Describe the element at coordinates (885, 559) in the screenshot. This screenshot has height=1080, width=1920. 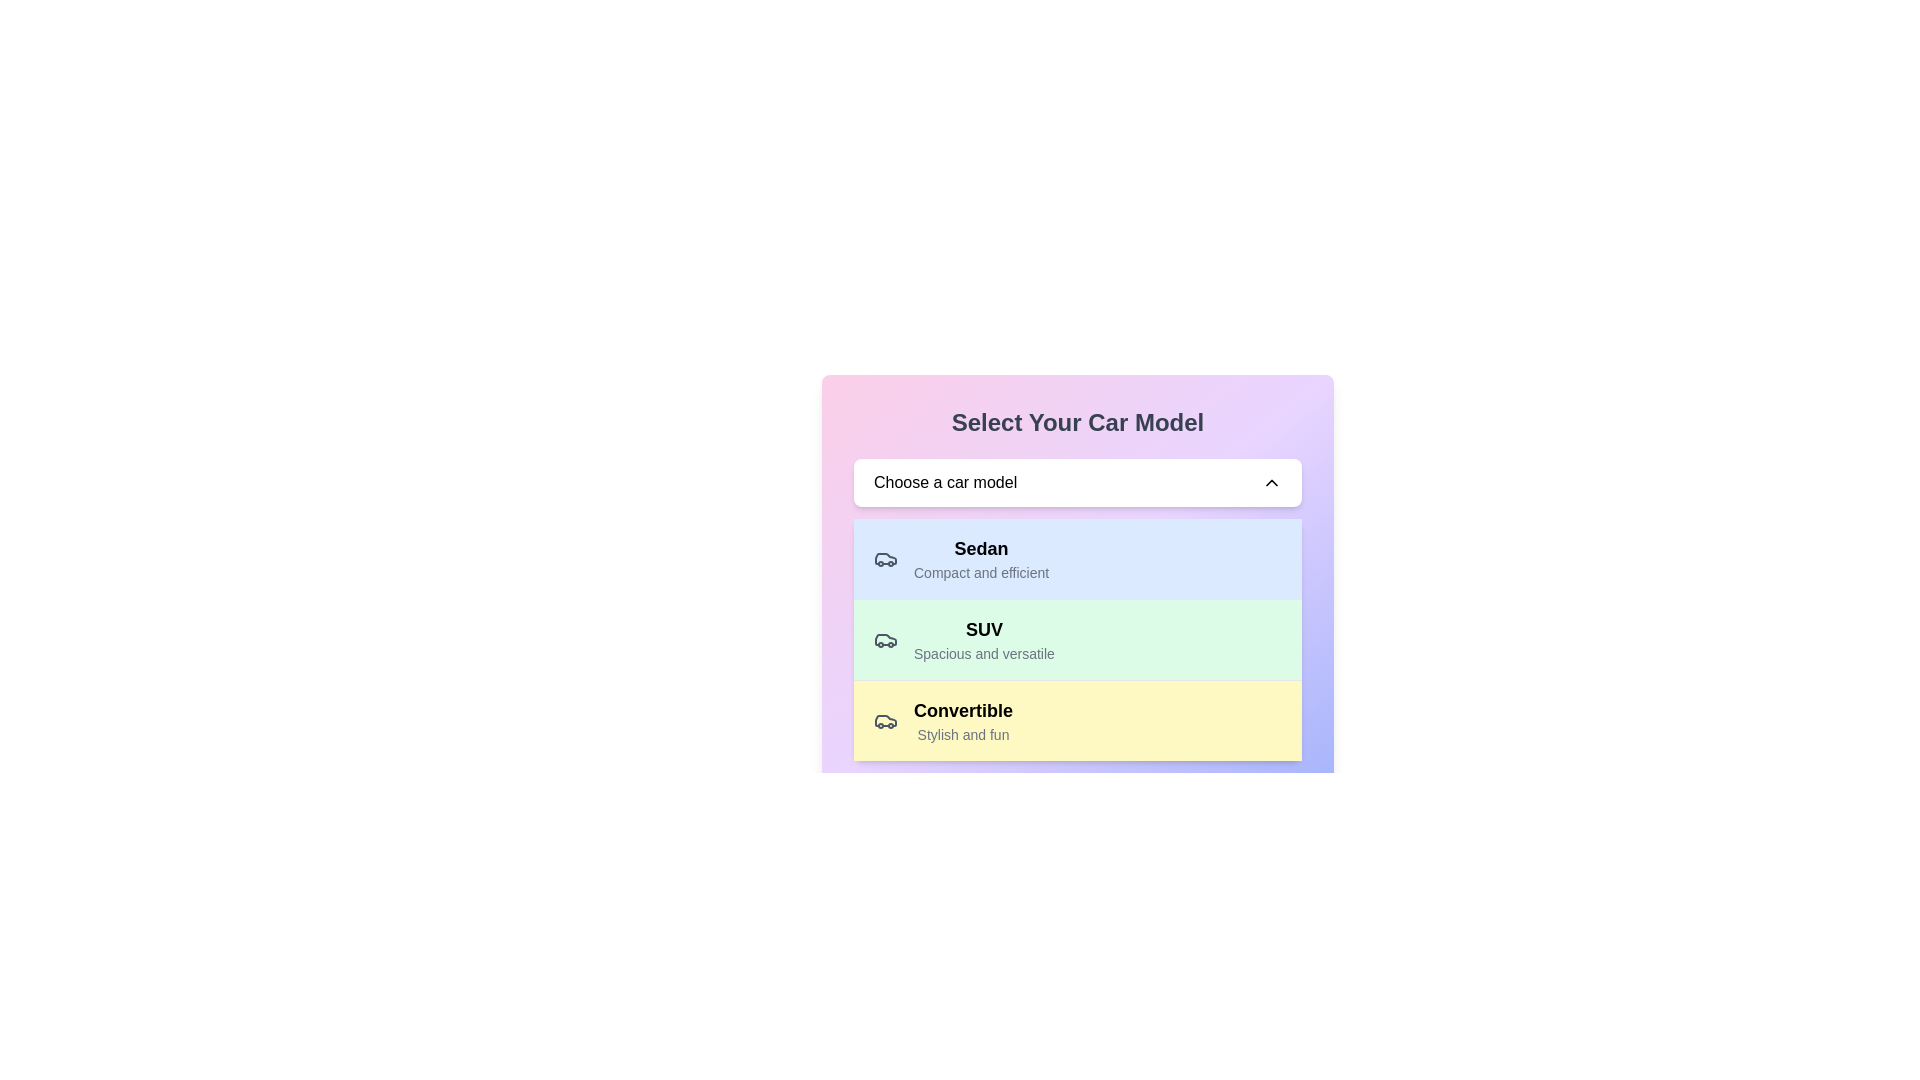
I see `the minimalist outline car icon` at that location.